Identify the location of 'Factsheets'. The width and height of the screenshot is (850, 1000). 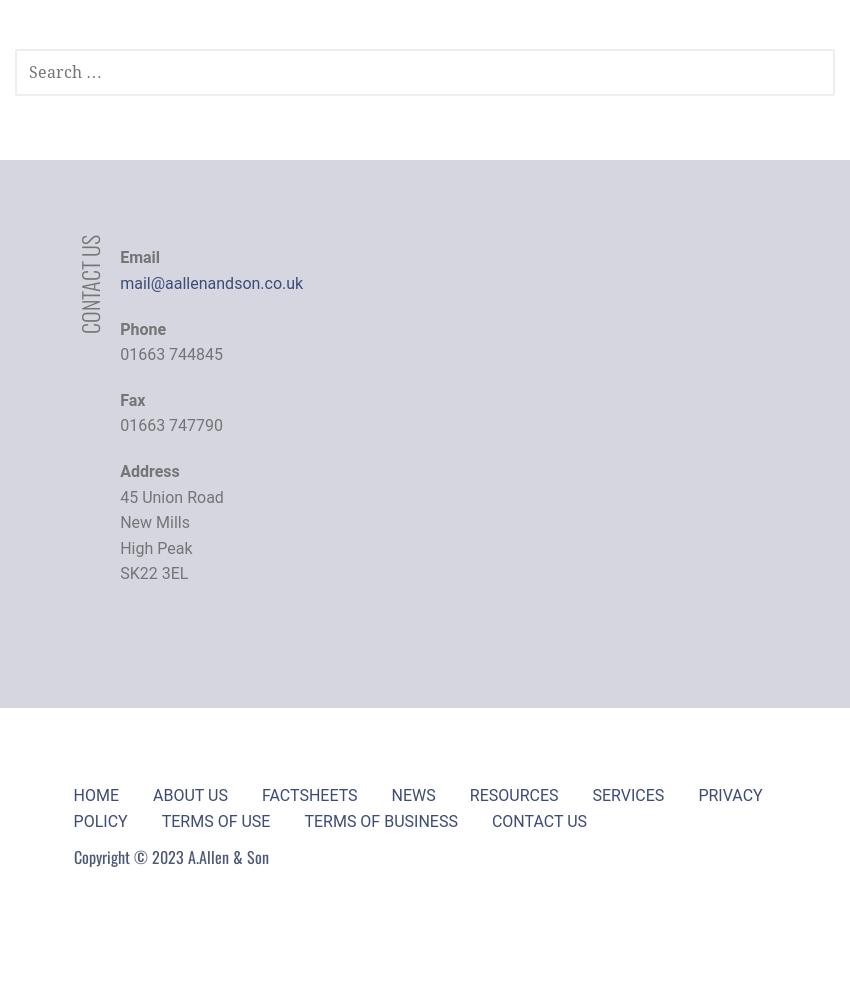
(308, 794).